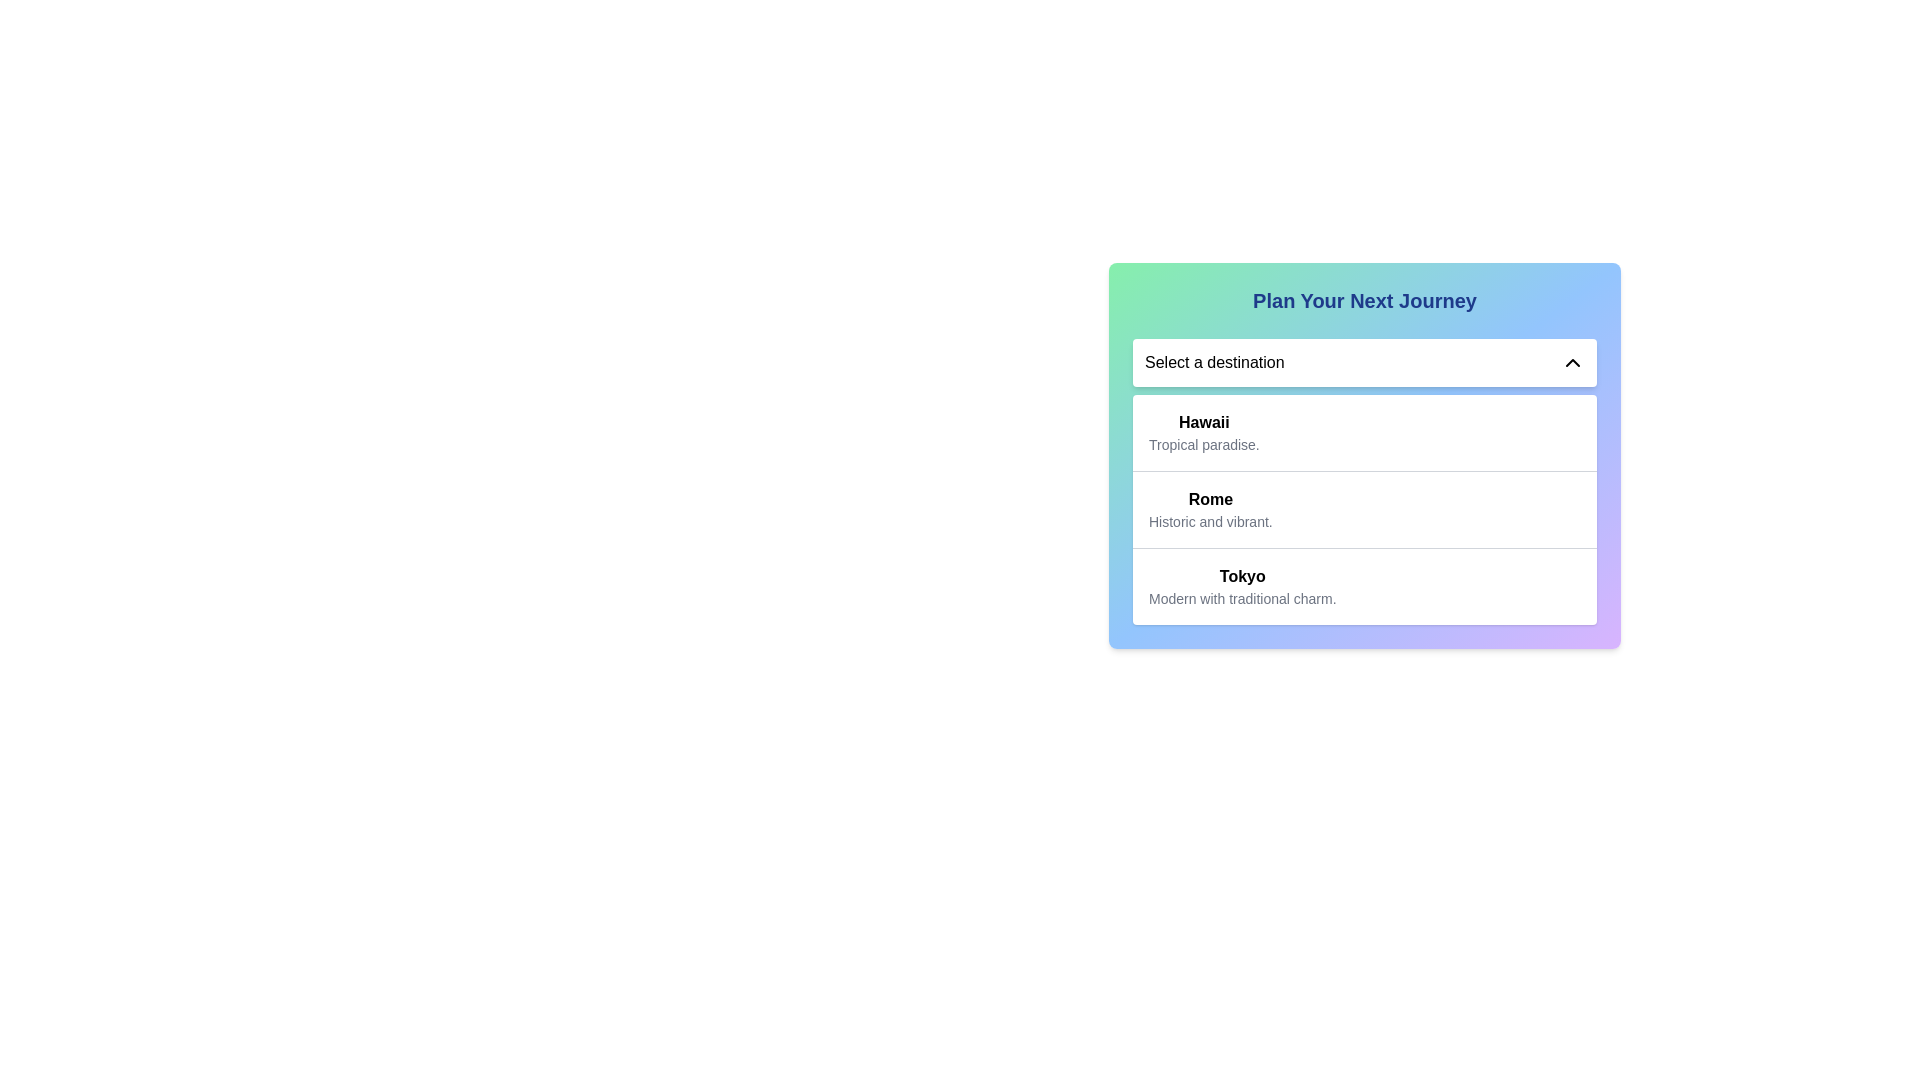  Describe the element at coordinates (1209, 520) in the screenshot. I see `the descriptive subtitle text label for the 'Rome' destination option located below the 'Rome' text in the dropdown menu labeled 'Plan Your Next Journey'` at that location.